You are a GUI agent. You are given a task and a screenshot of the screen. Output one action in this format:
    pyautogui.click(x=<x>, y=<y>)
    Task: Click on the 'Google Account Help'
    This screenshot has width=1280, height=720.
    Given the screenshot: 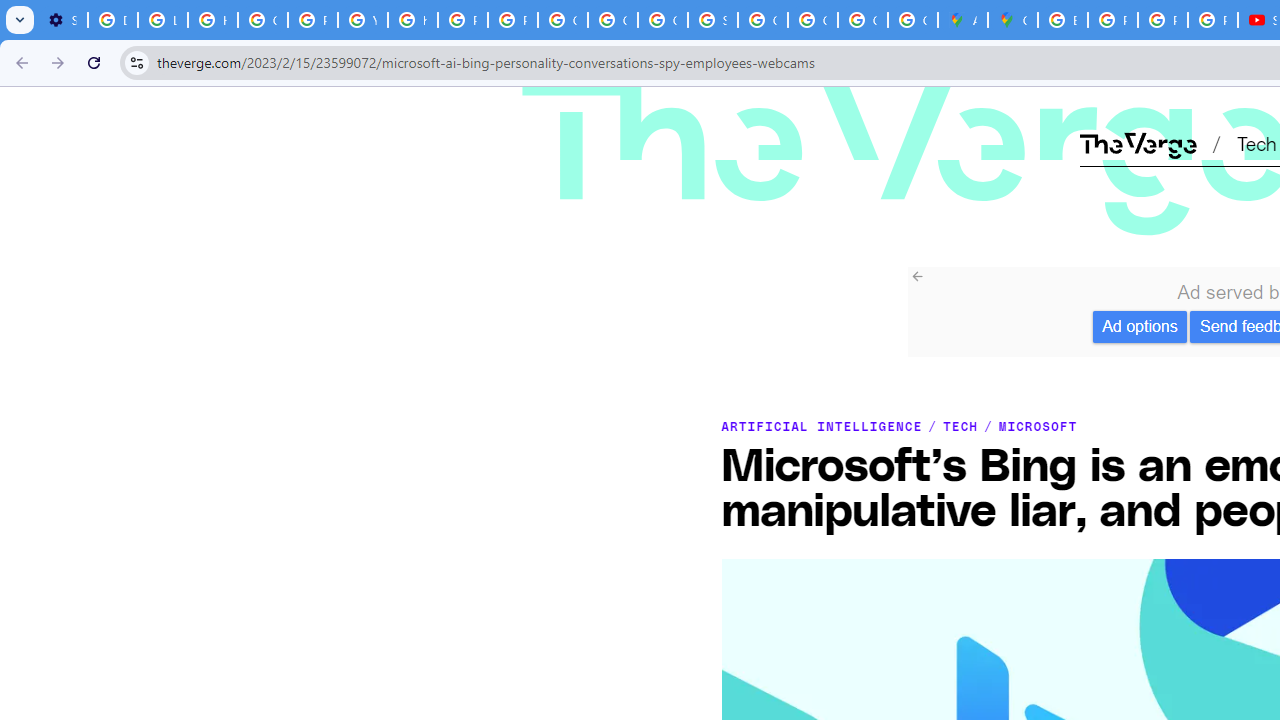 What is the action you would take?
    pyautogui.click(x=262, y=20)
    